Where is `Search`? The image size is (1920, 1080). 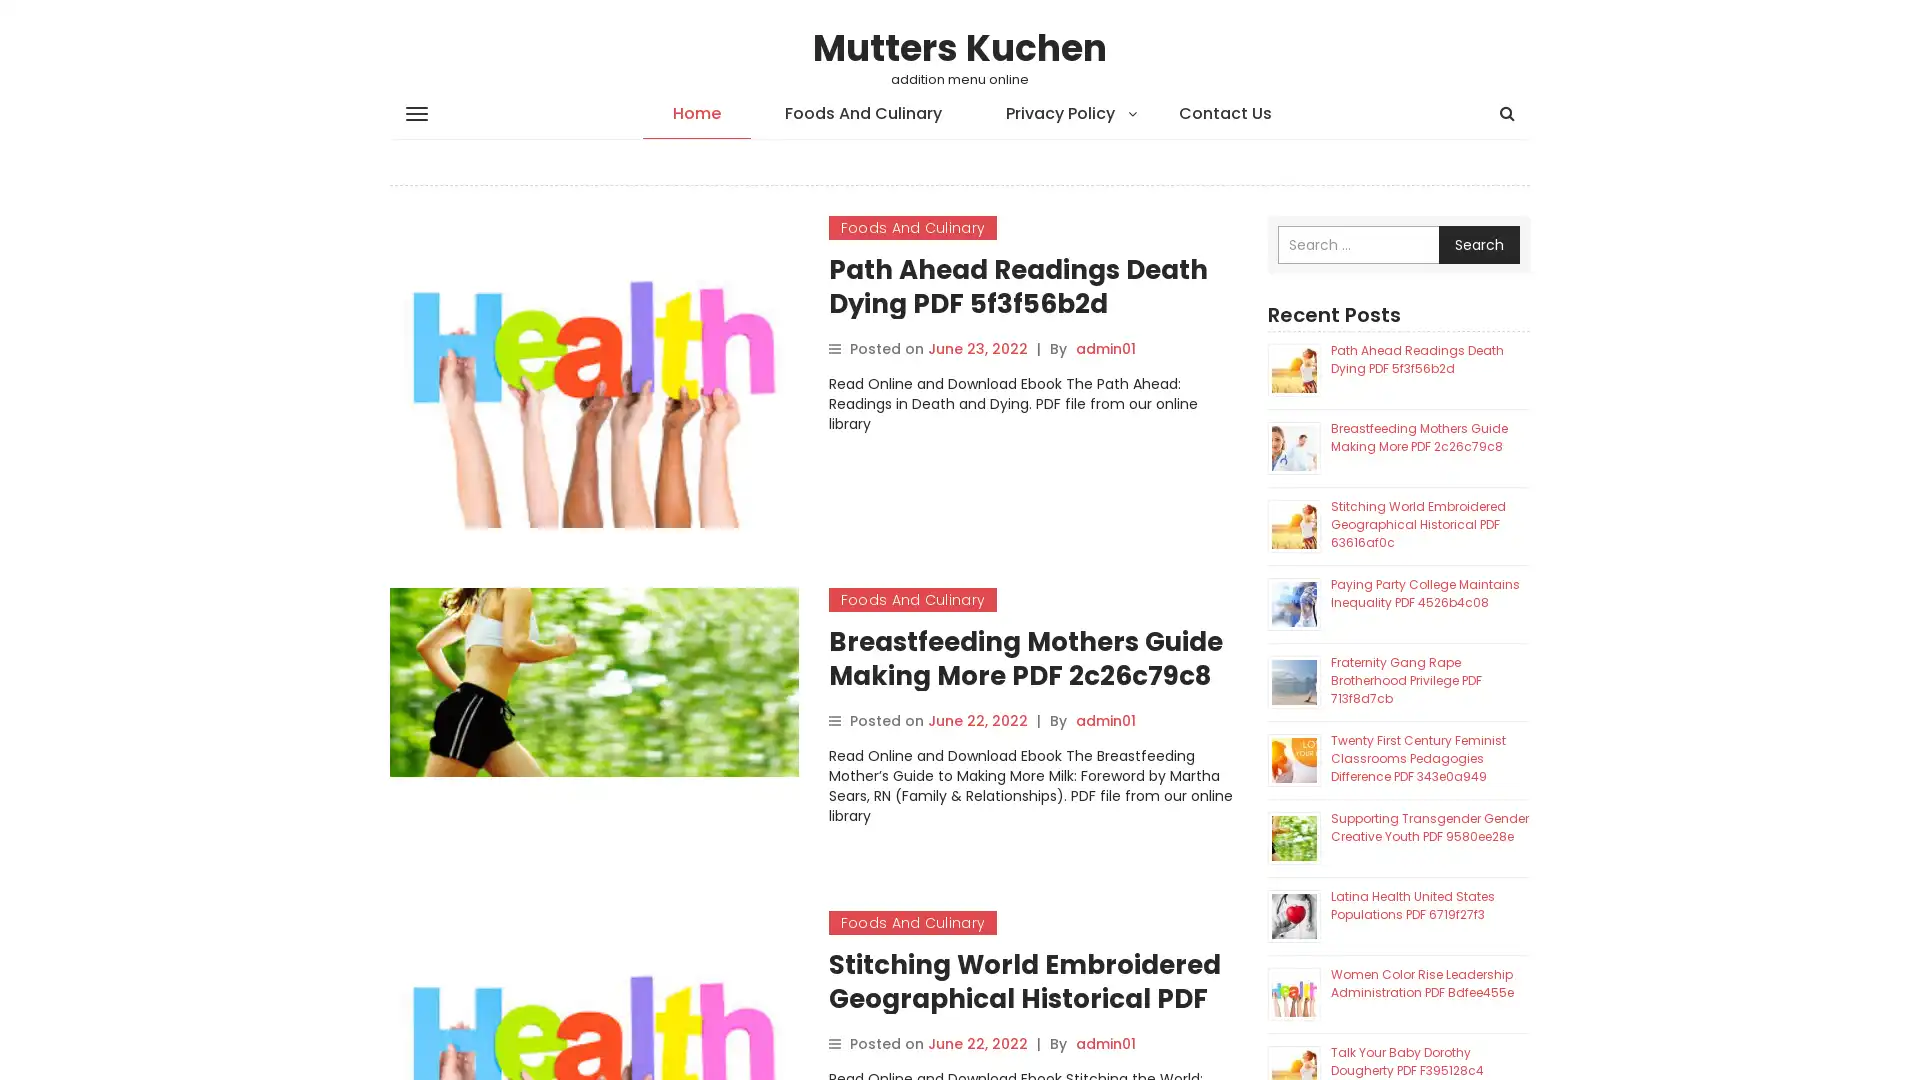 Search is located at coordinates (1479, 244).